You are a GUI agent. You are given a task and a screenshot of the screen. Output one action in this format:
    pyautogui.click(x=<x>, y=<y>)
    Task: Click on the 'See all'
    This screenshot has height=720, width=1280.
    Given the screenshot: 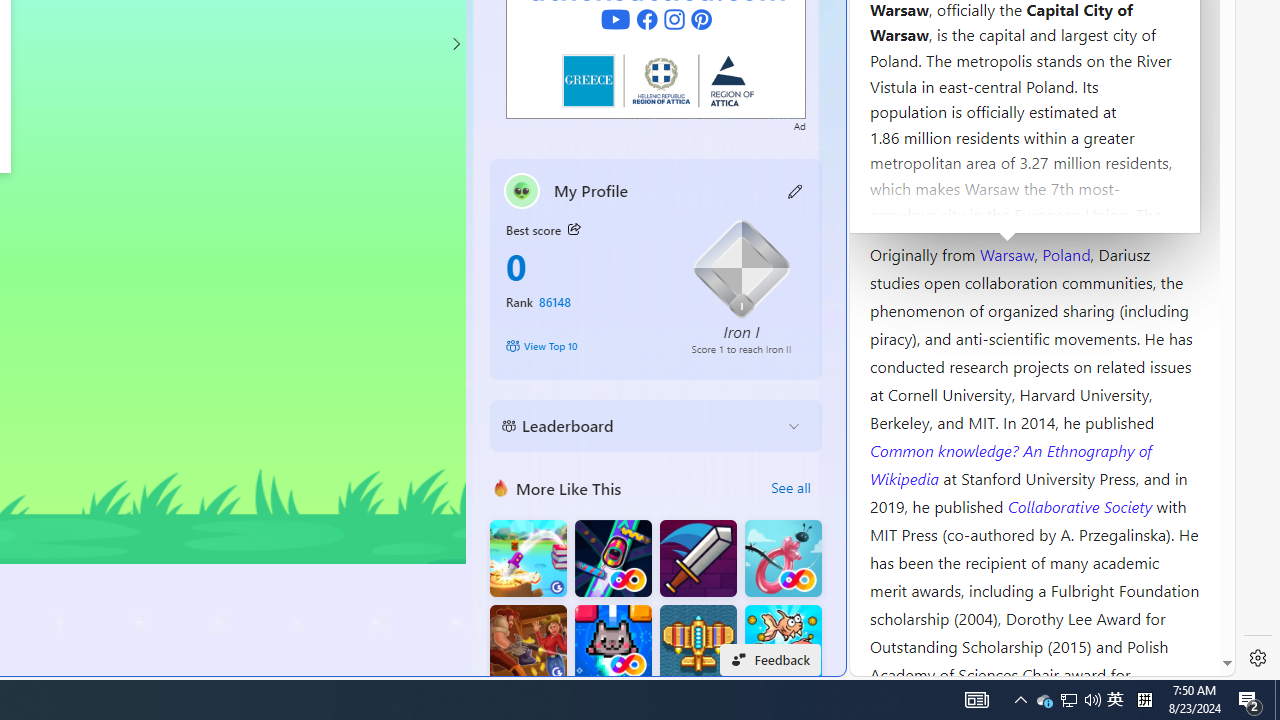 What is the action you would take?
    pyautogui.click(x=790, y=488)
    